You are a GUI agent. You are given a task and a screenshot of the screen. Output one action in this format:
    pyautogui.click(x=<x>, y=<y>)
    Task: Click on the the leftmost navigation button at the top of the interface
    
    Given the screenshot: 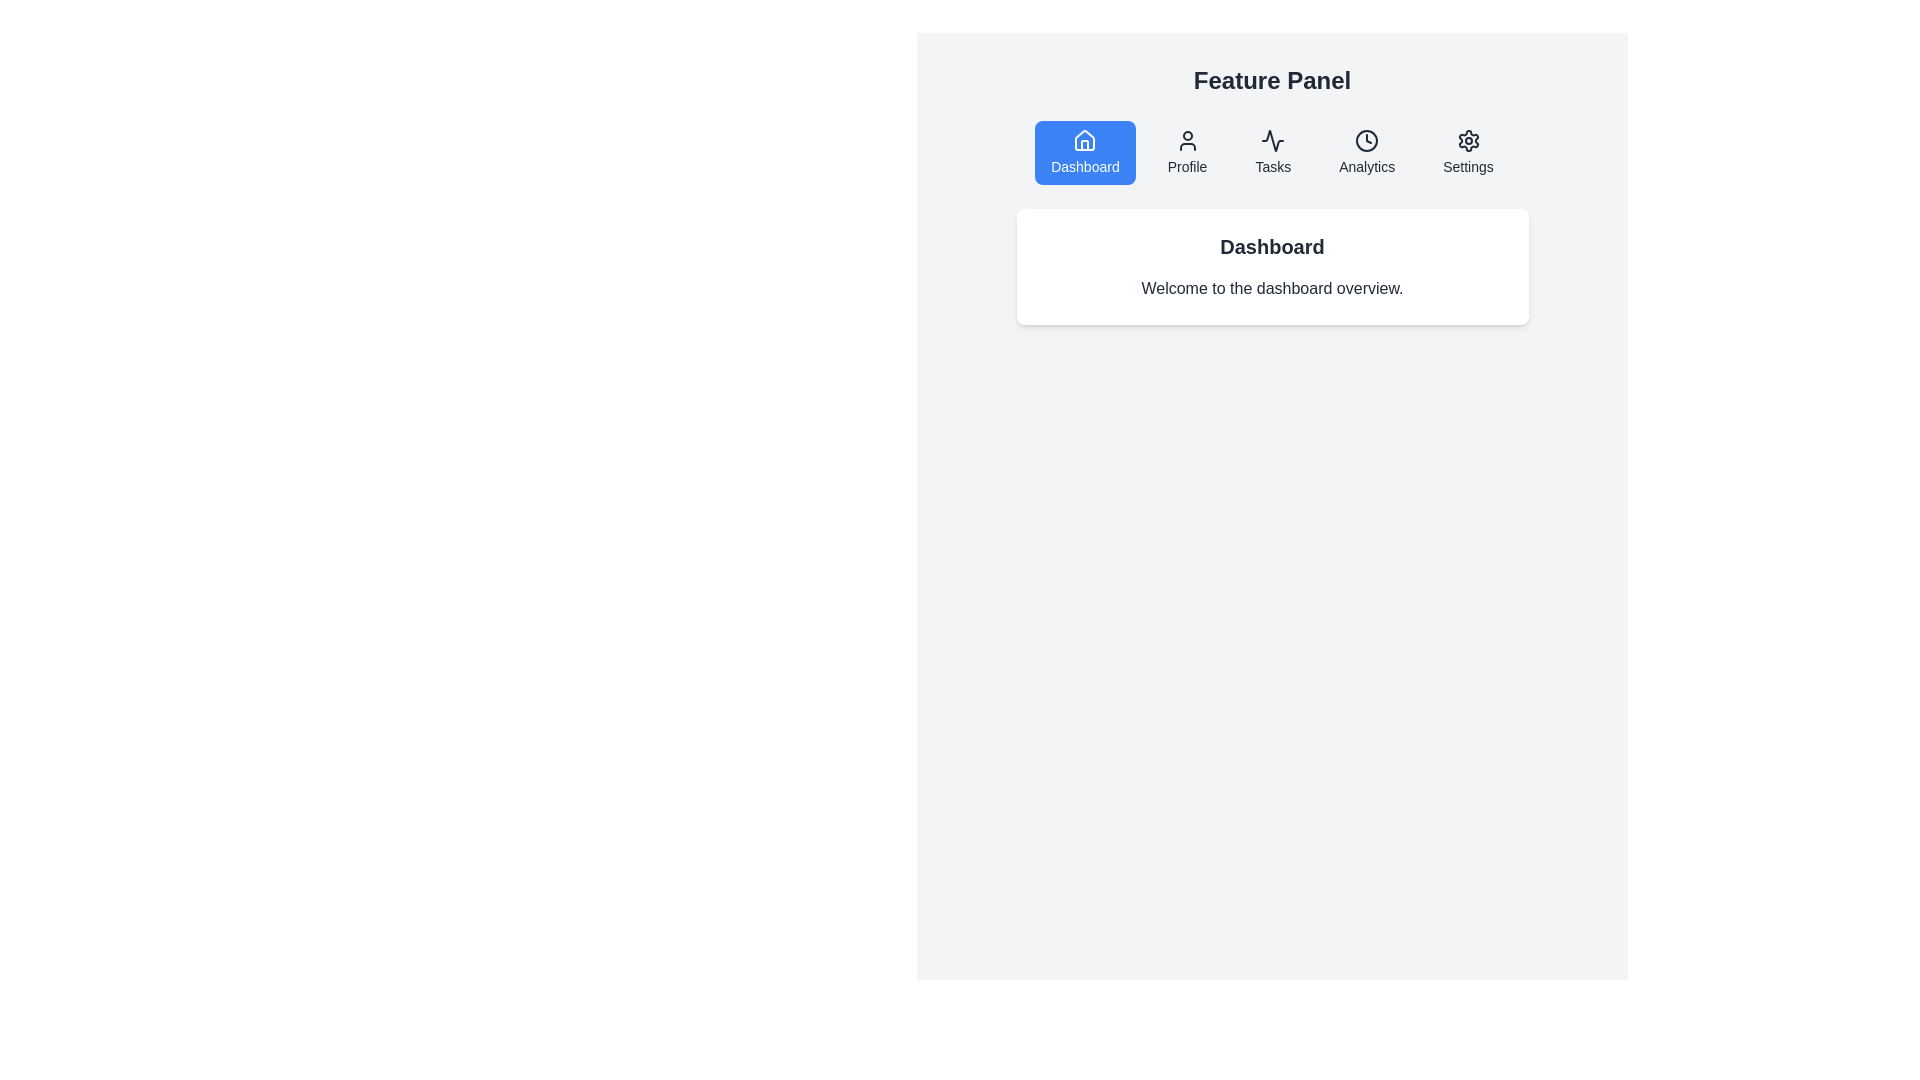 What is the action you would take?
    pyautogui.click(x=1084, y=152)
    